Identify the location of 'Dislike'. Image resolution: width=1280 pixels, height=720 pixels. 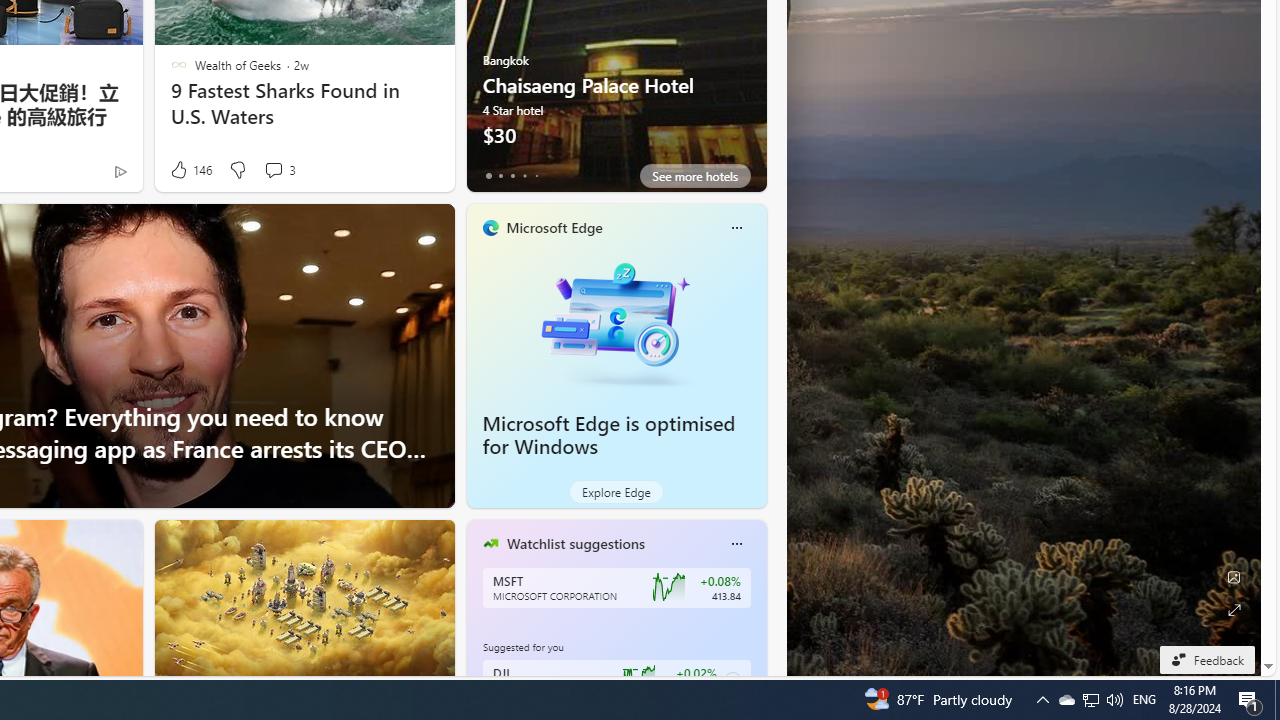
(237, 169).